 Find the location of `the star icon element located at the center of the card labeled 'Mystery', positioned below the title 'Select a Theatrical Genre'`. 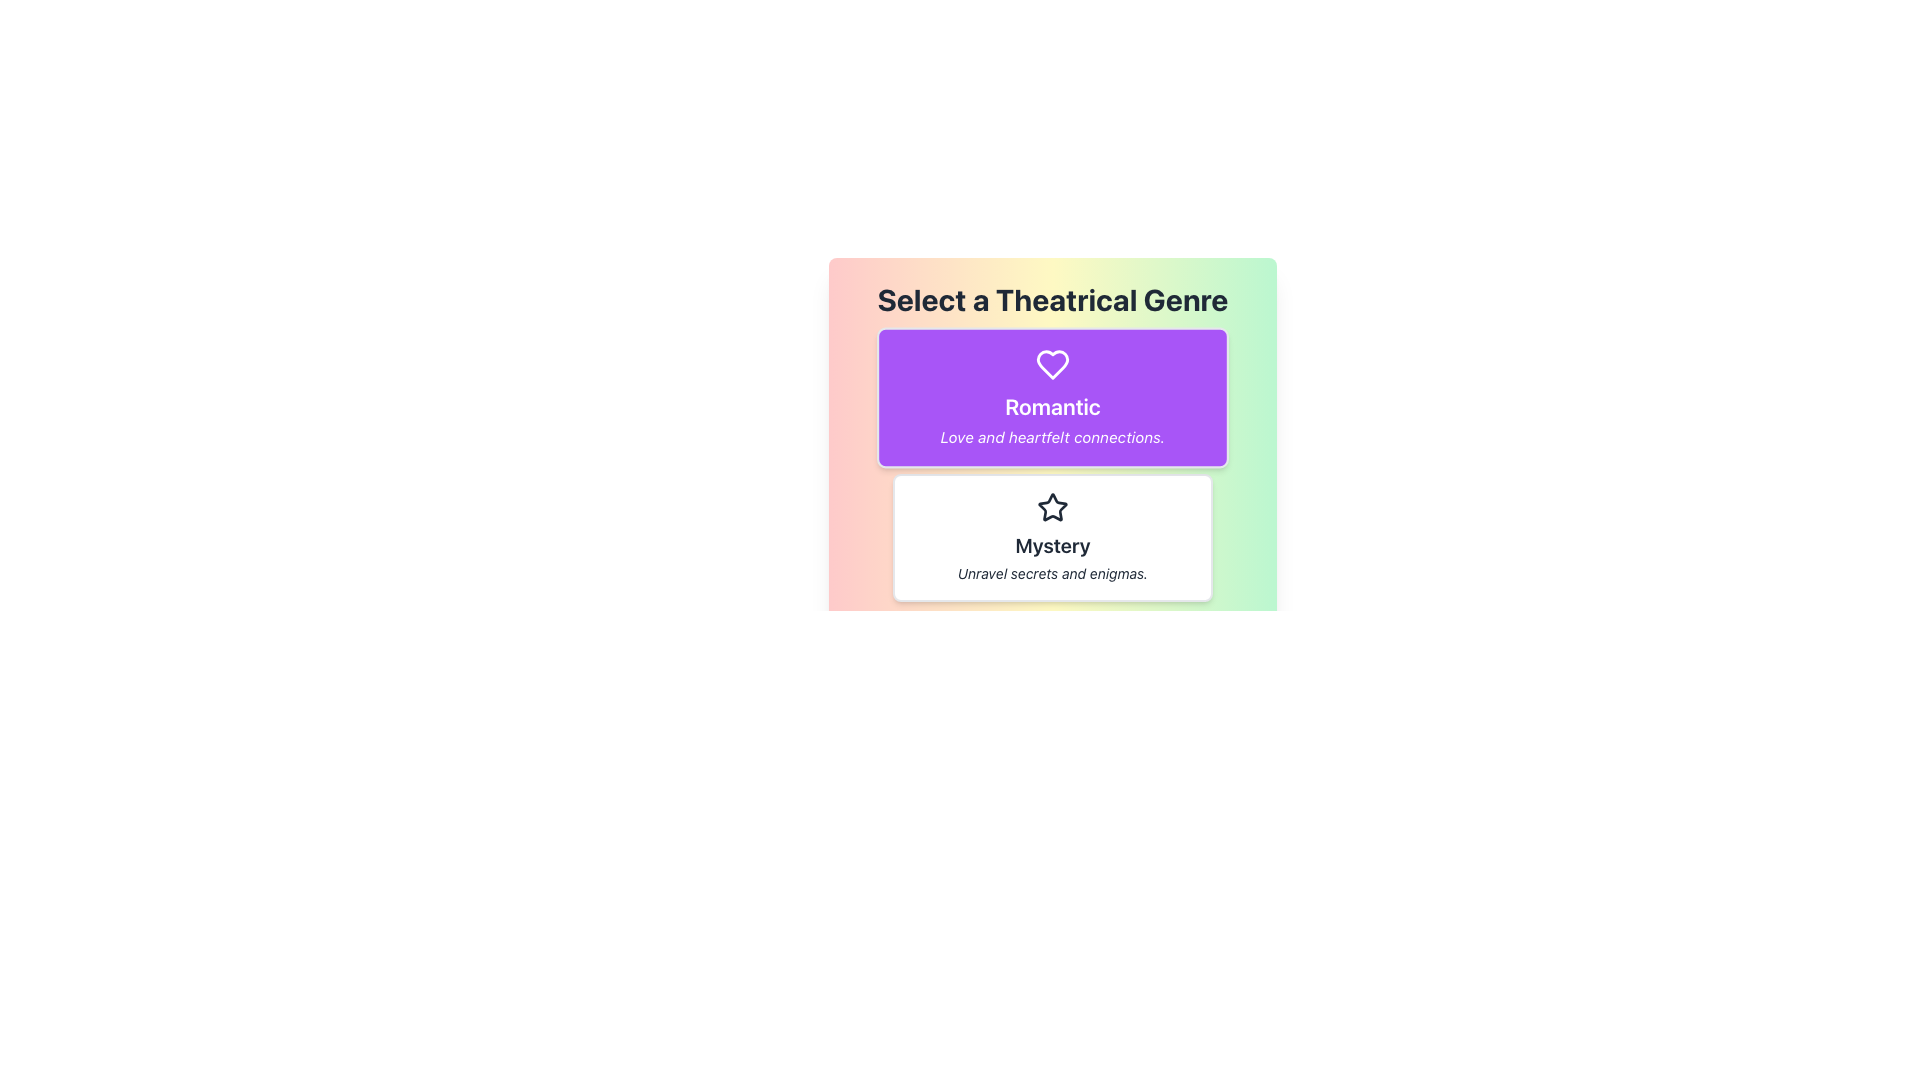

the star icon element located at the center of the card labeled 'Mystery', positioned below the title 'Select a Theatrical Genre' is located at coordinates (1051, 507).